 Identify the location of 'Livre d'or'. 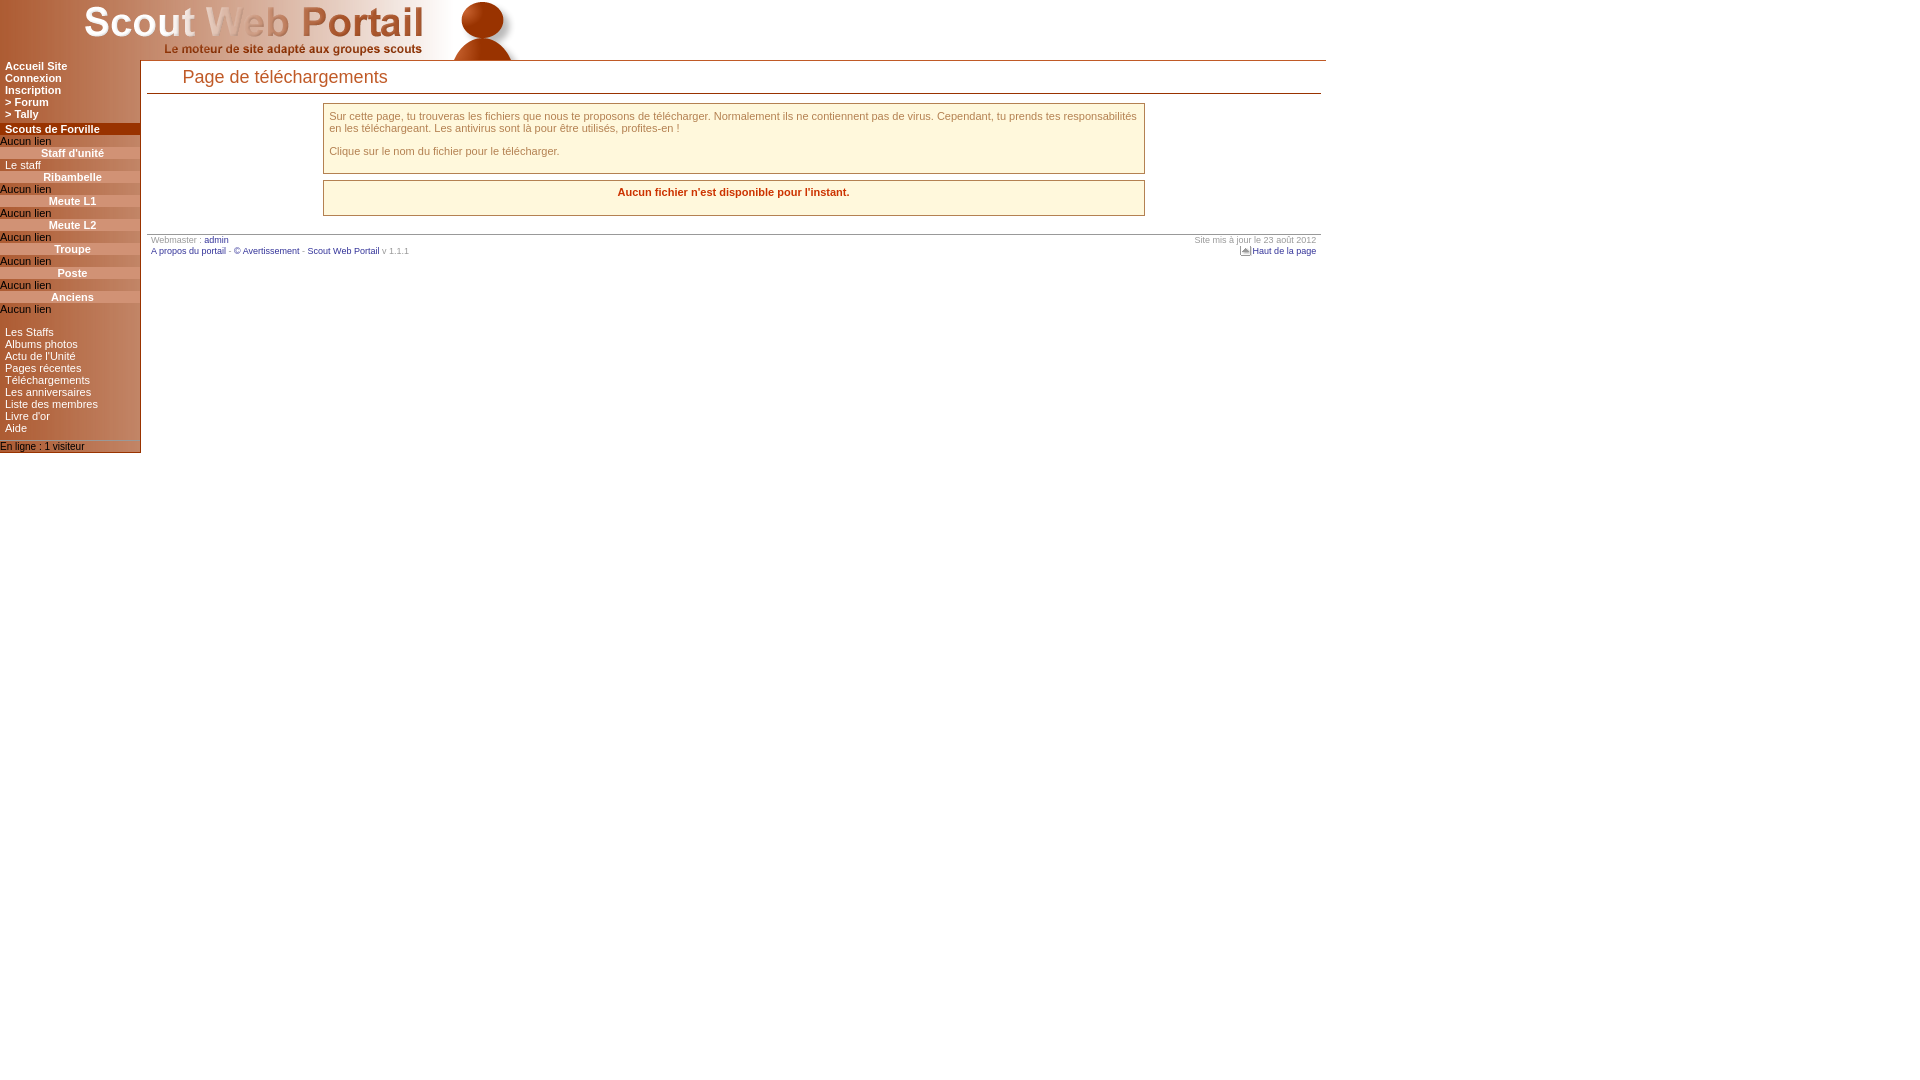
(70, 415).